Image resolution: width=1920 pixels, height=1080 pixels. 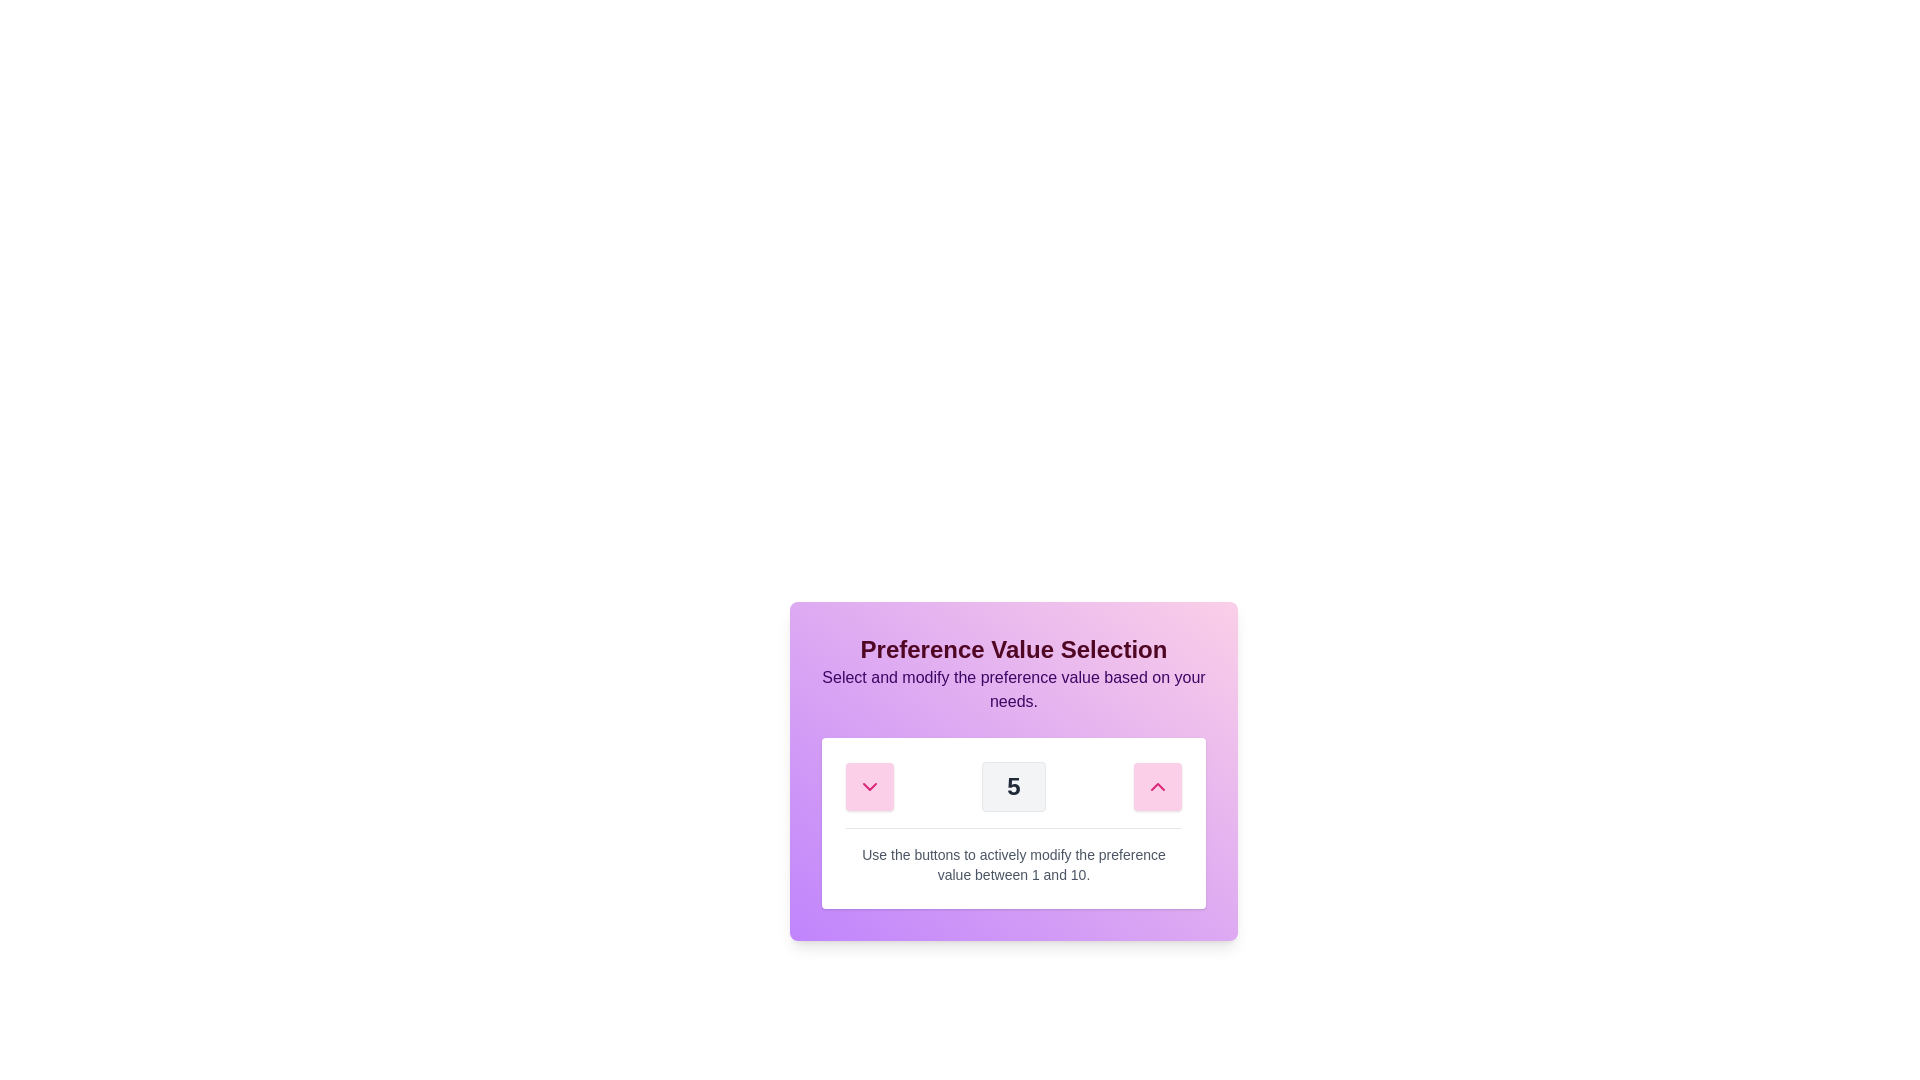 What do you see at coordinates (1013, 689) in the screenshot?
I see `the instructional text element located beneath the 'Preference Value Selection' title to provide guidance for modifying preference values` at bounding box center [1013, 689].